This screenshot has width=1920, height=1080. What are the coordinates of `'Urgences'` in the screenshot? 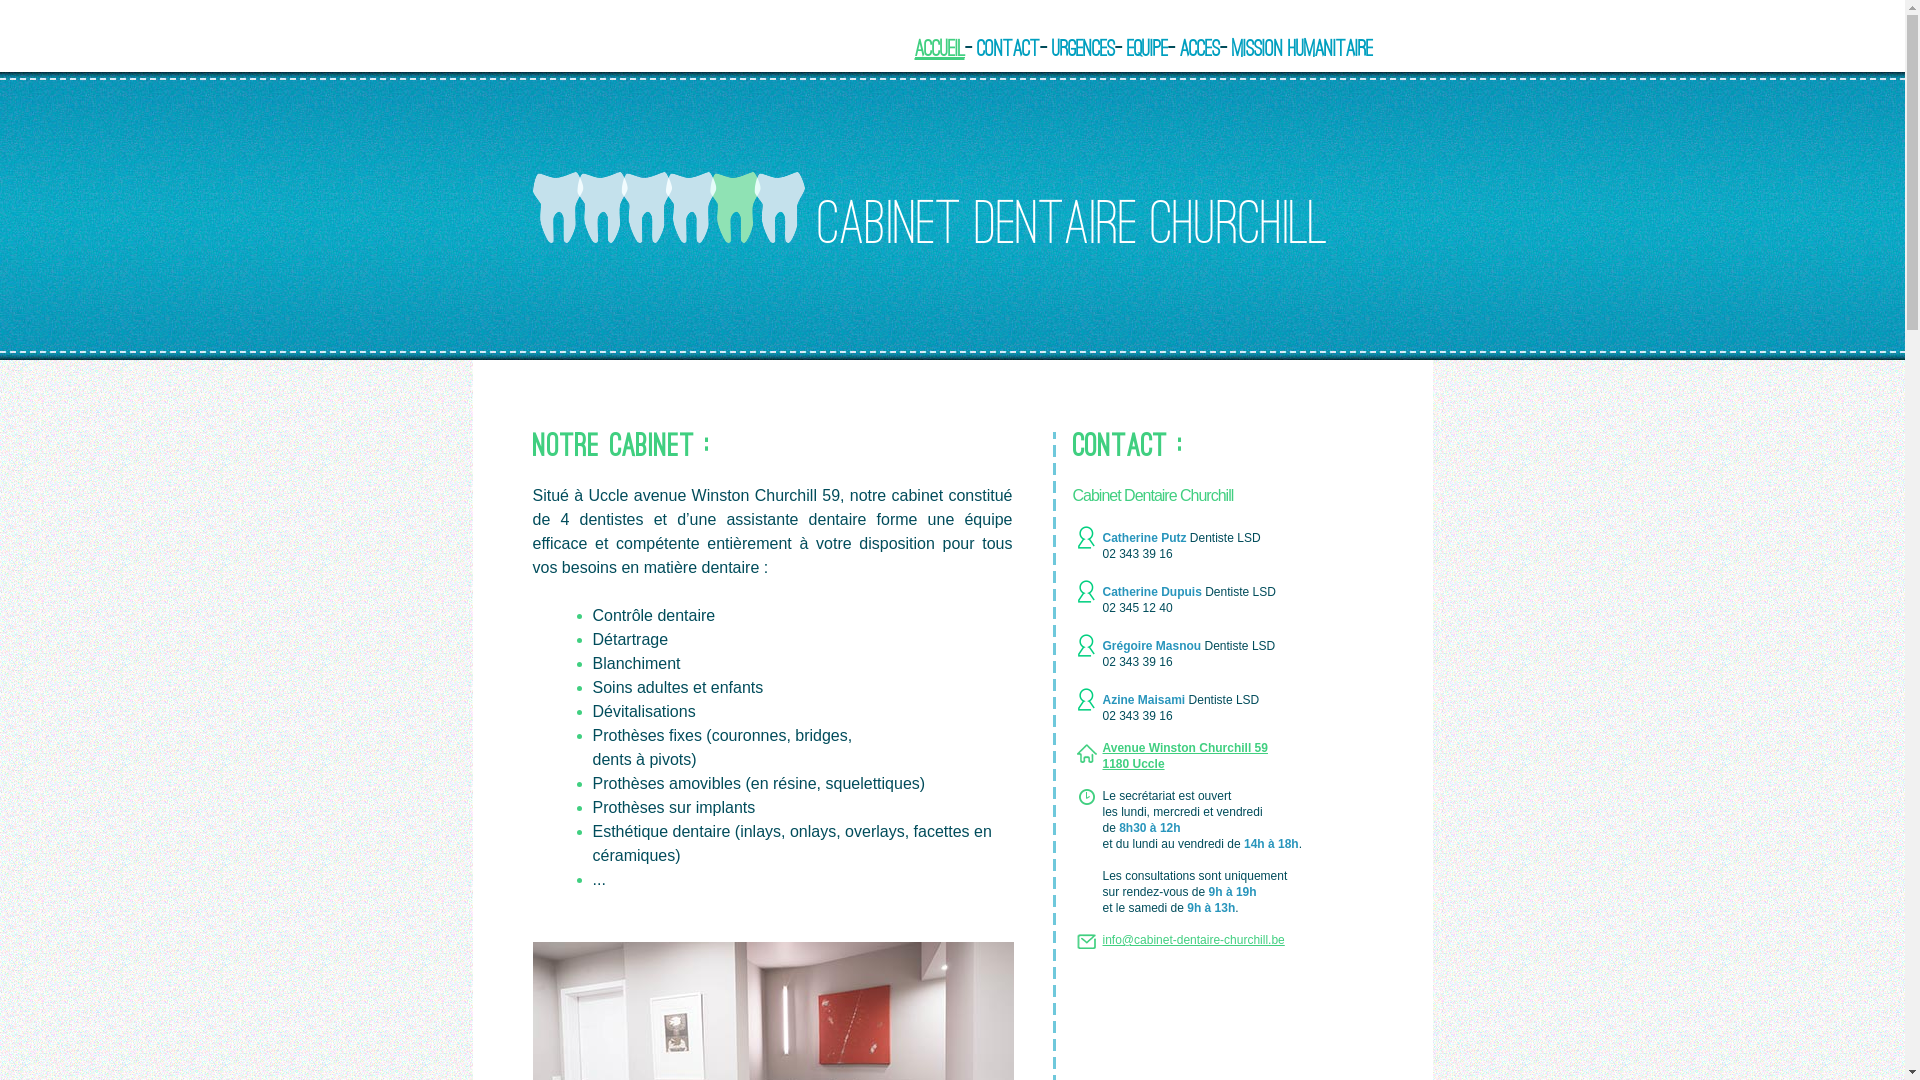 It's located at (1082, 47).